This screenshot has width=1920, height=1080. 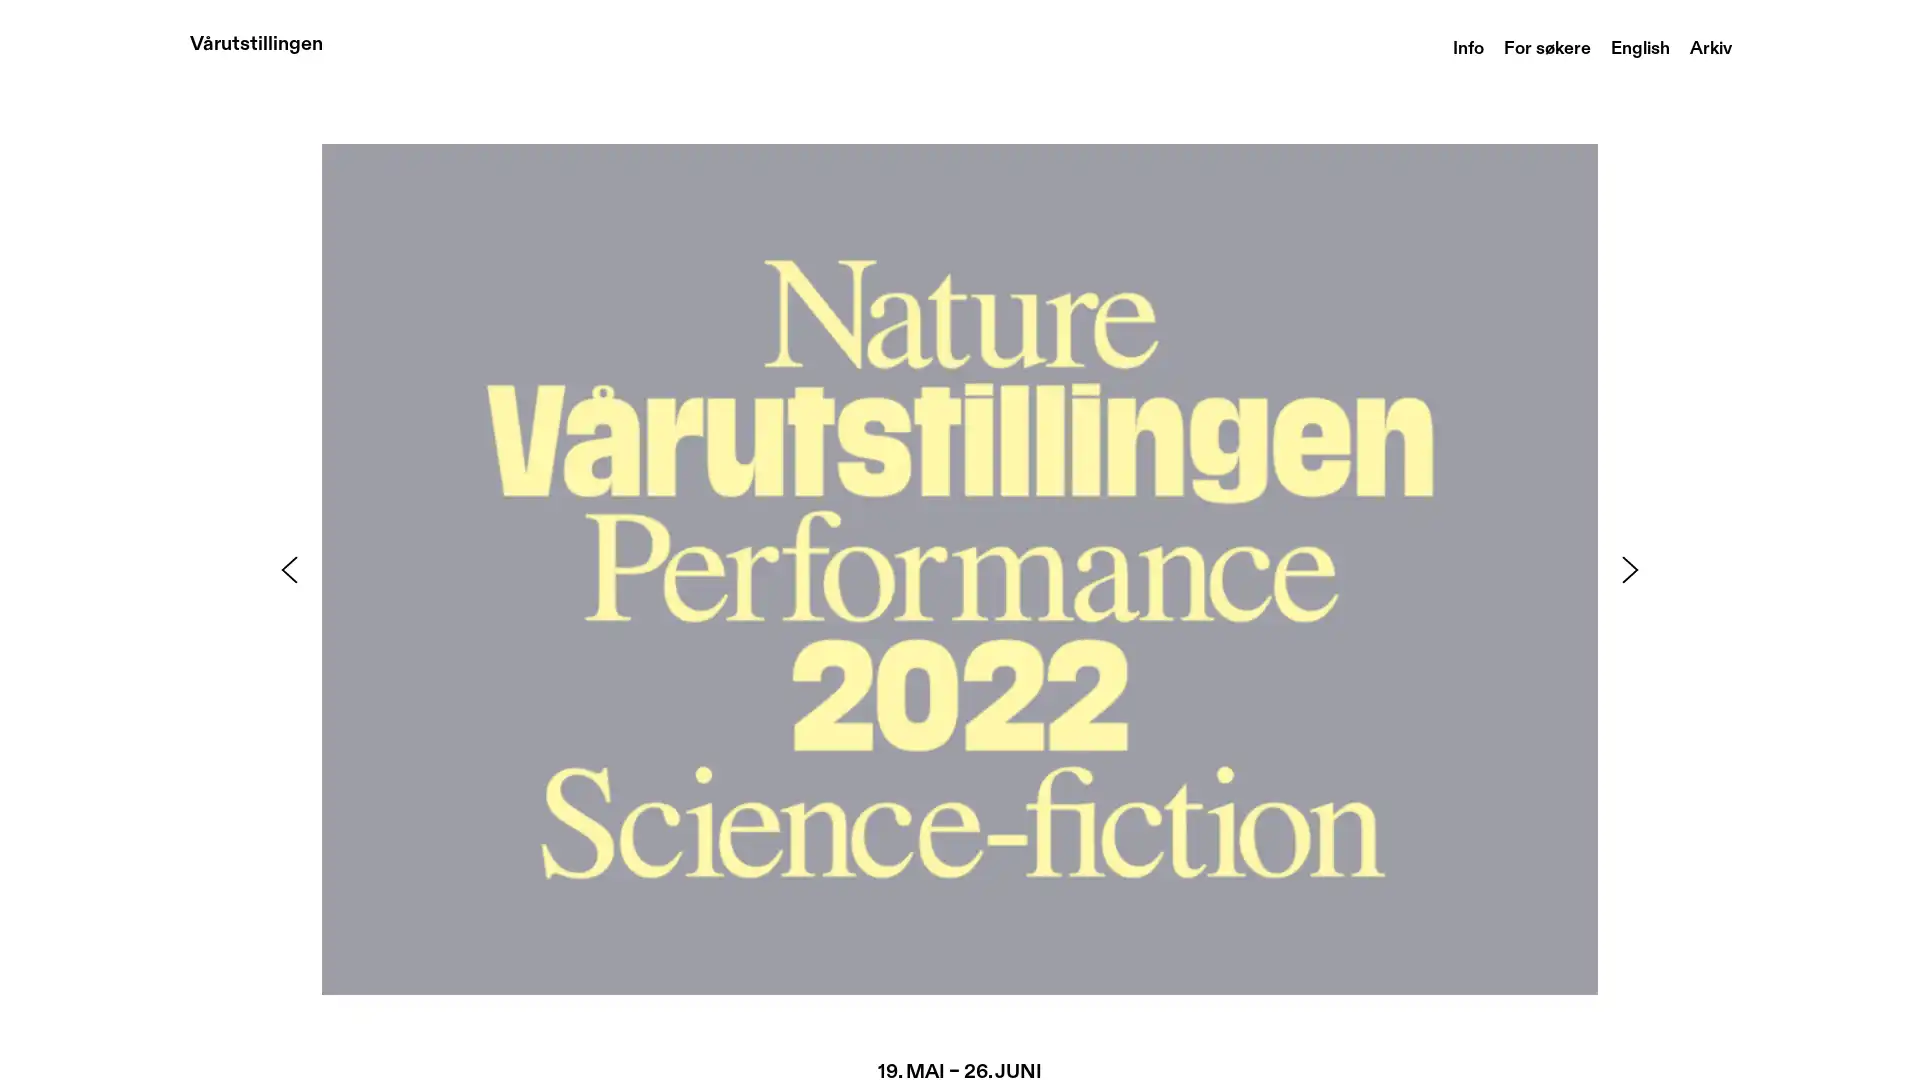 What do you see at coordinates (287, 569) in the screenshot?
I see `Previous slide` at bounding box center [287, 569].